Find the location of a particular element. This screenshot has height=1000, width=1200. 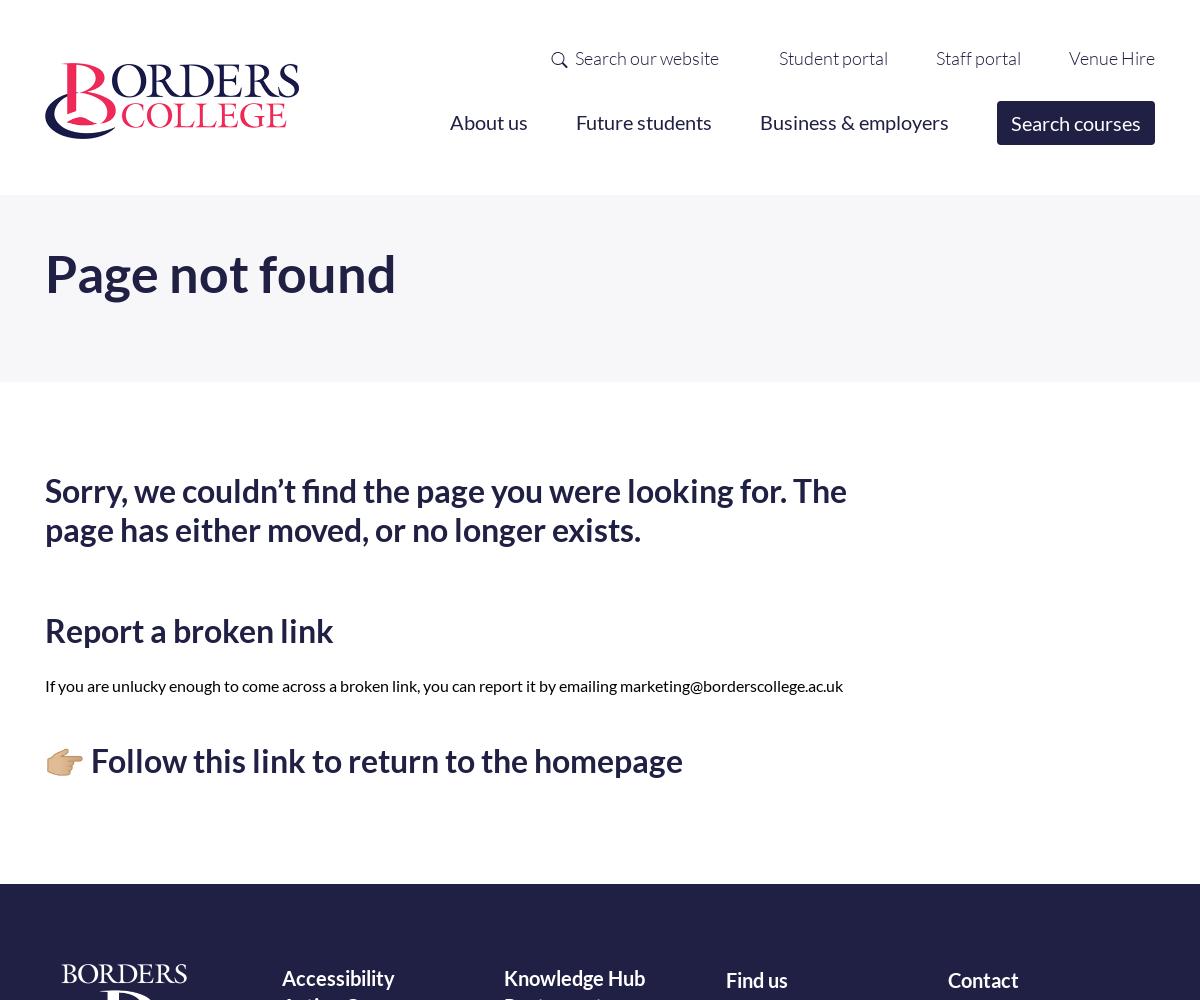

'Report a broken link' is located at coordinates (188, 629).